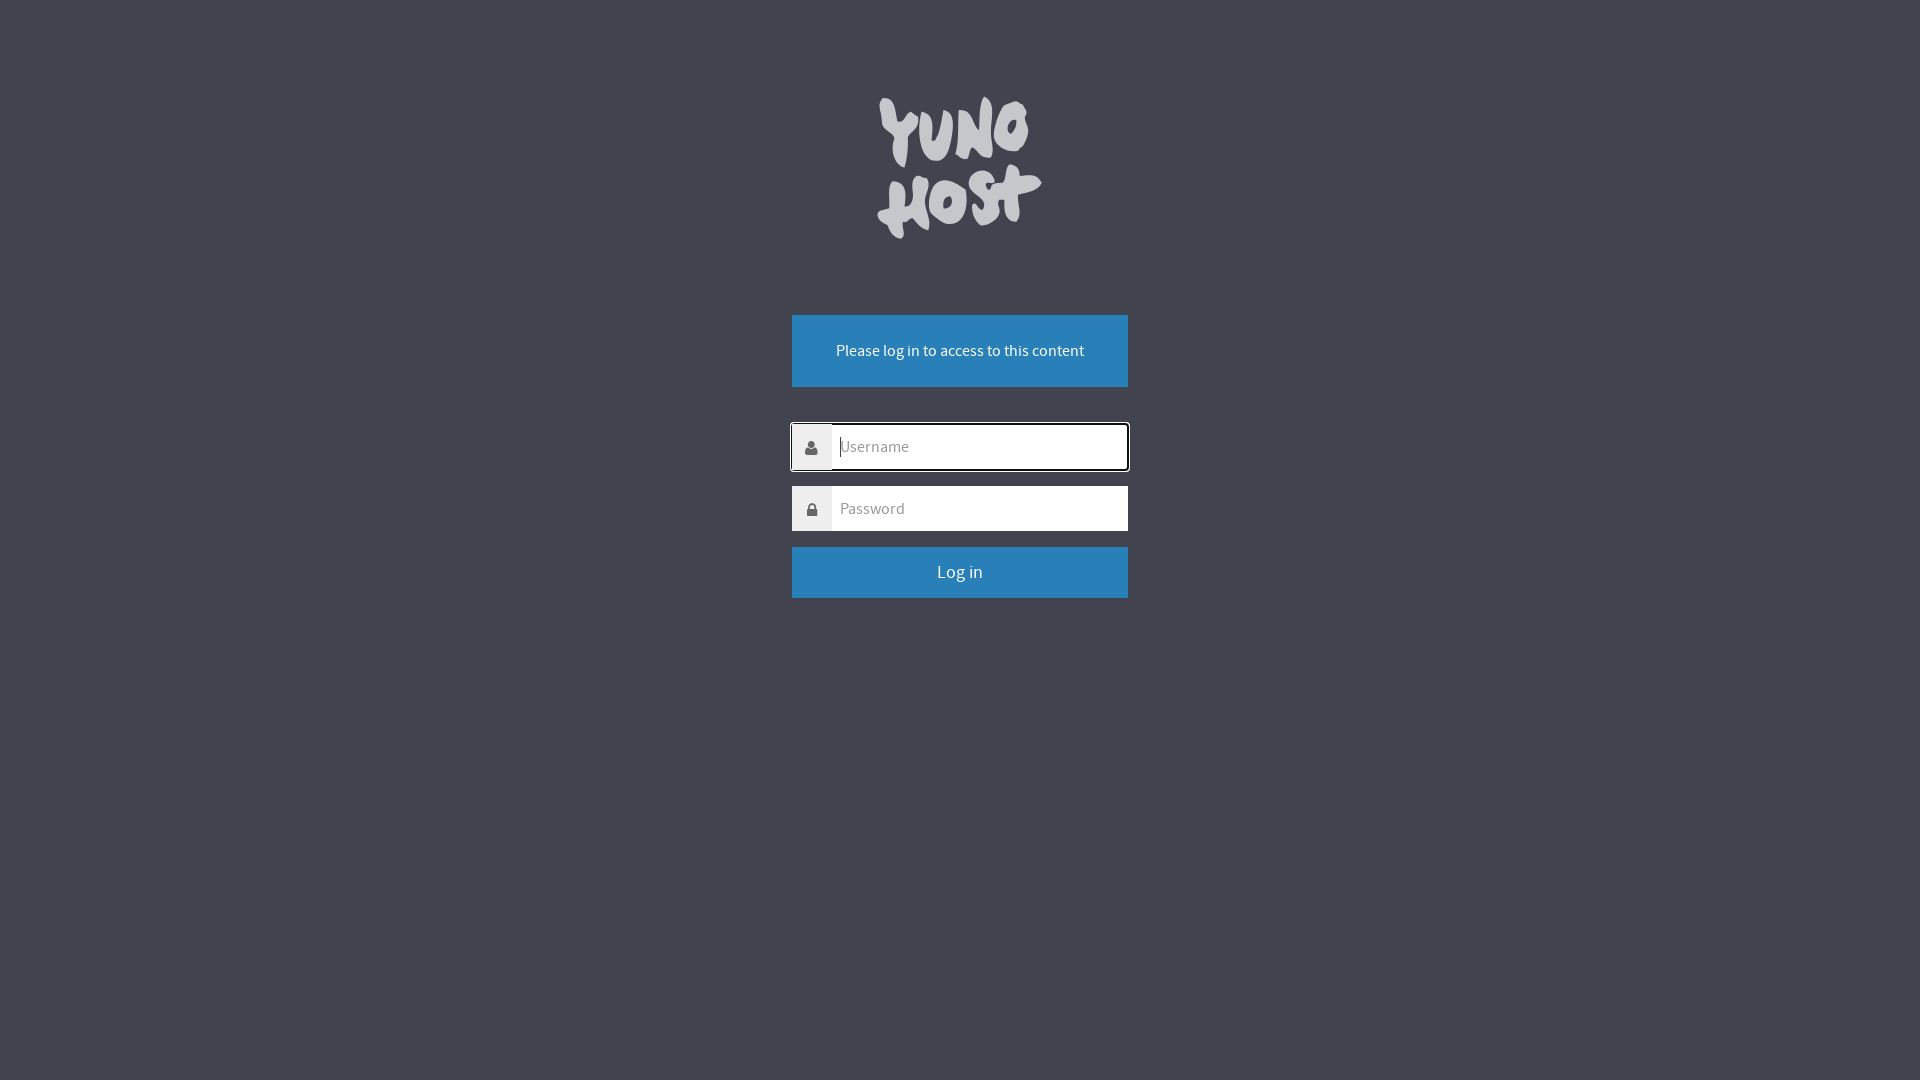 The width and height of the screenshot is (1920, 1080). What do you see at coordinates (960, 572) in the screenshot?
I see `'Log in'` at bounding box center [960, 572].